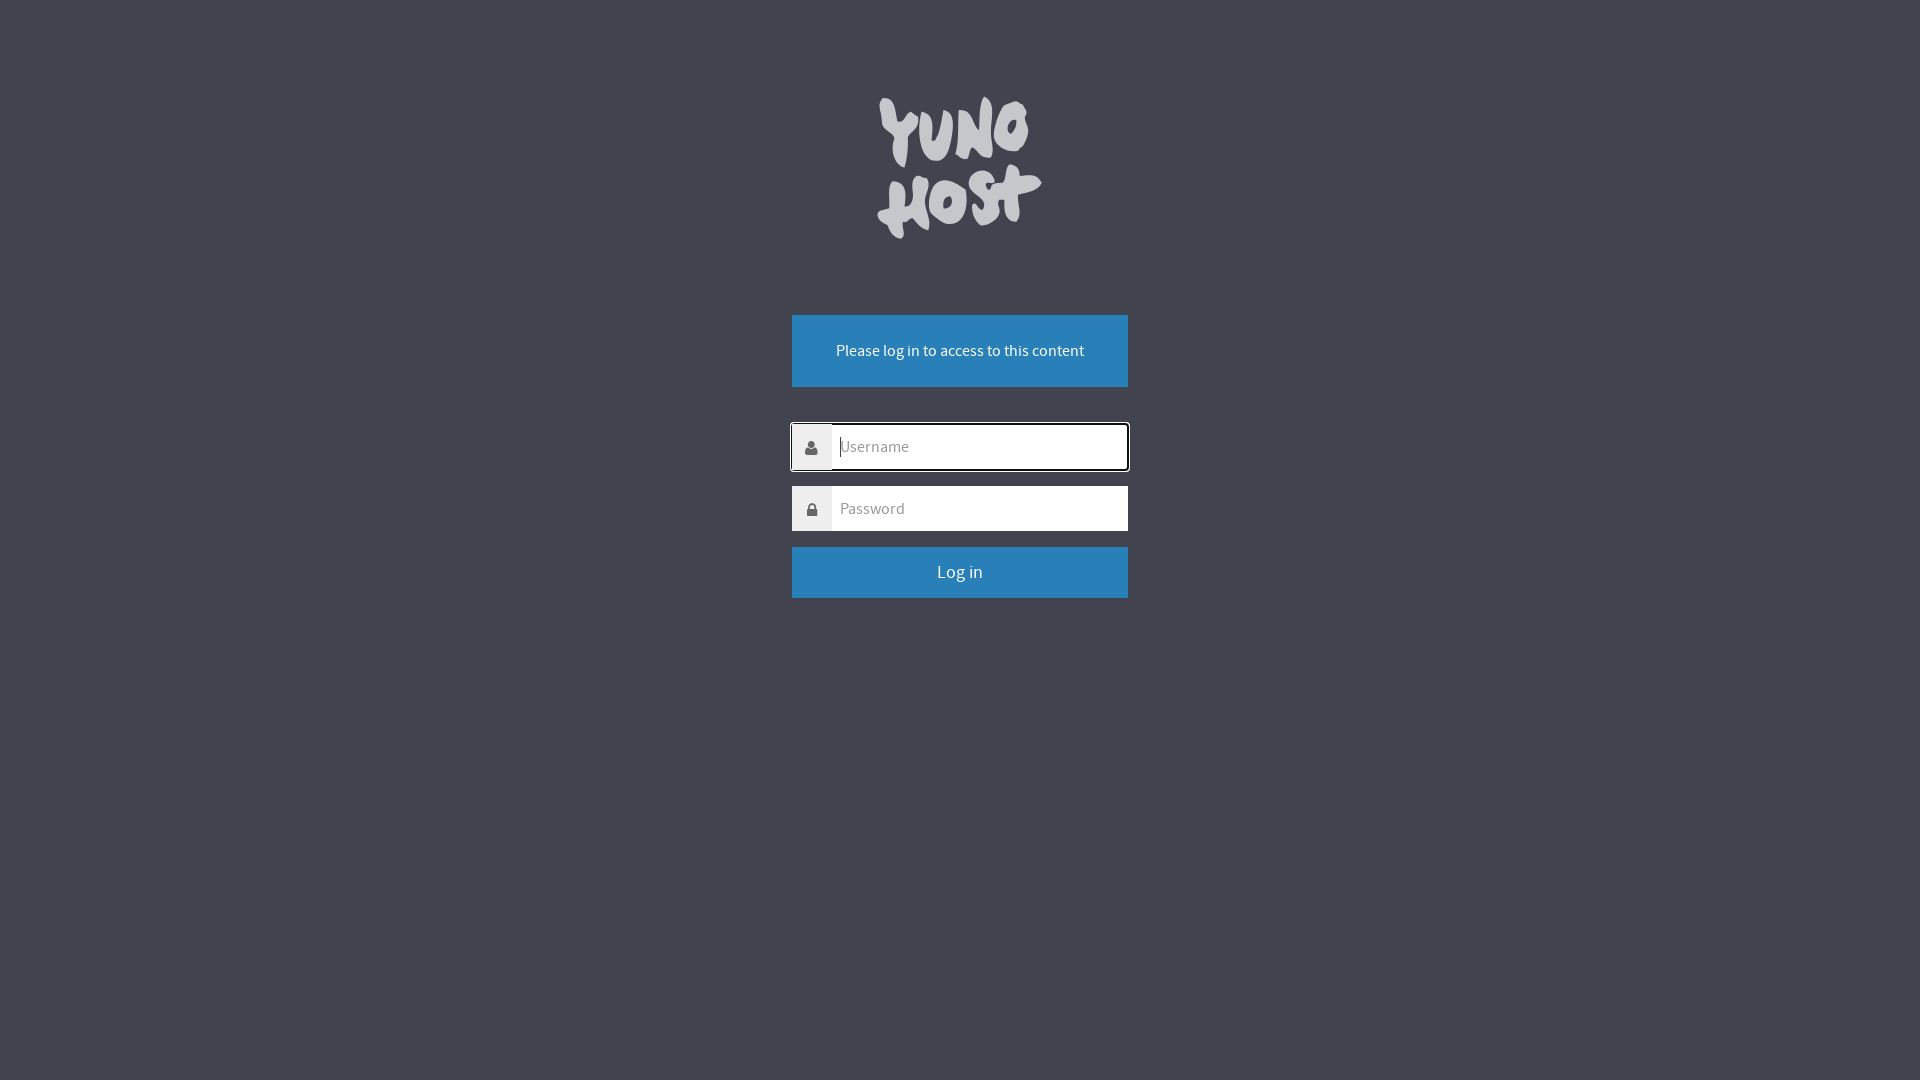 The width and height of the screenshot is (1920, 1080). What do you see at coordinates (960, 572) in the screenshot?
I see `'Log in'` at bounding box center [960, 572].